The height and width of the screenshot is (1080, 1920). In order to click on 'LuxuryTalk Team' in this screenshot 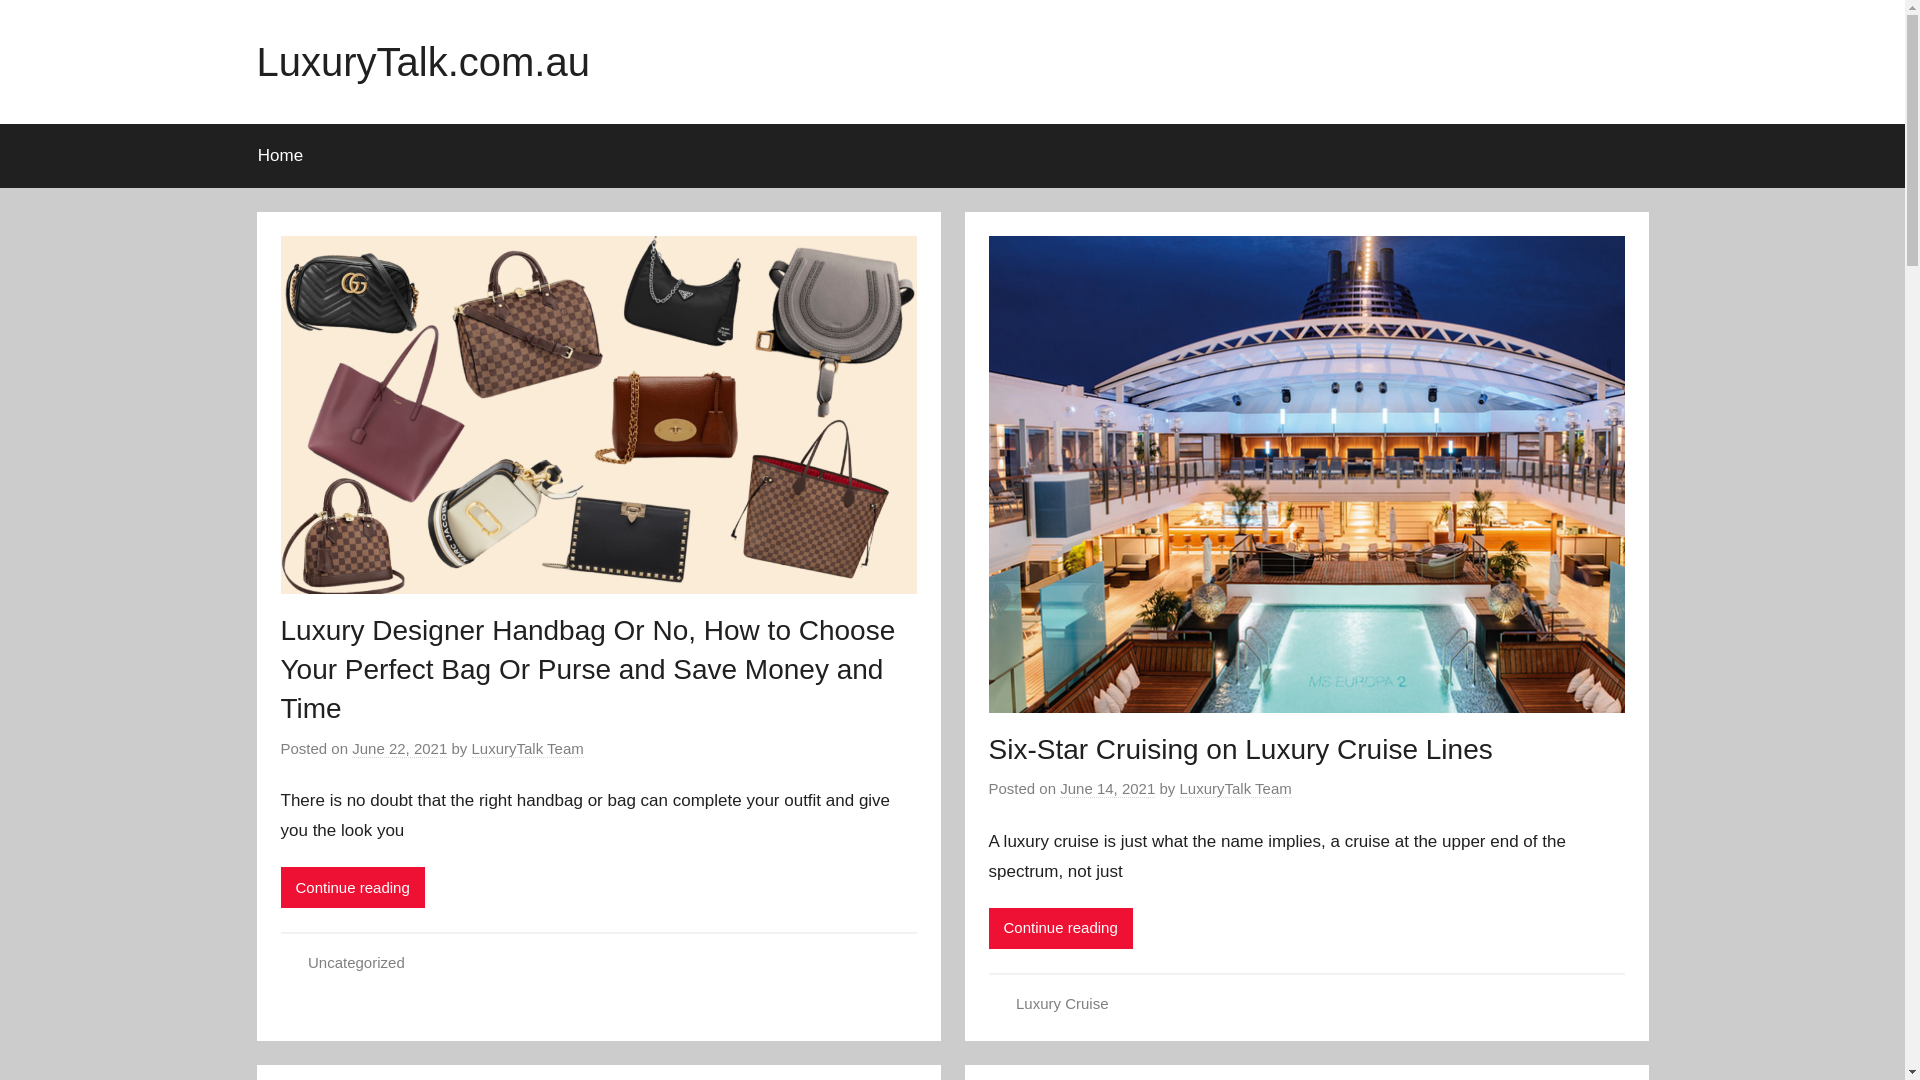, I will do `click(528, 748)`.